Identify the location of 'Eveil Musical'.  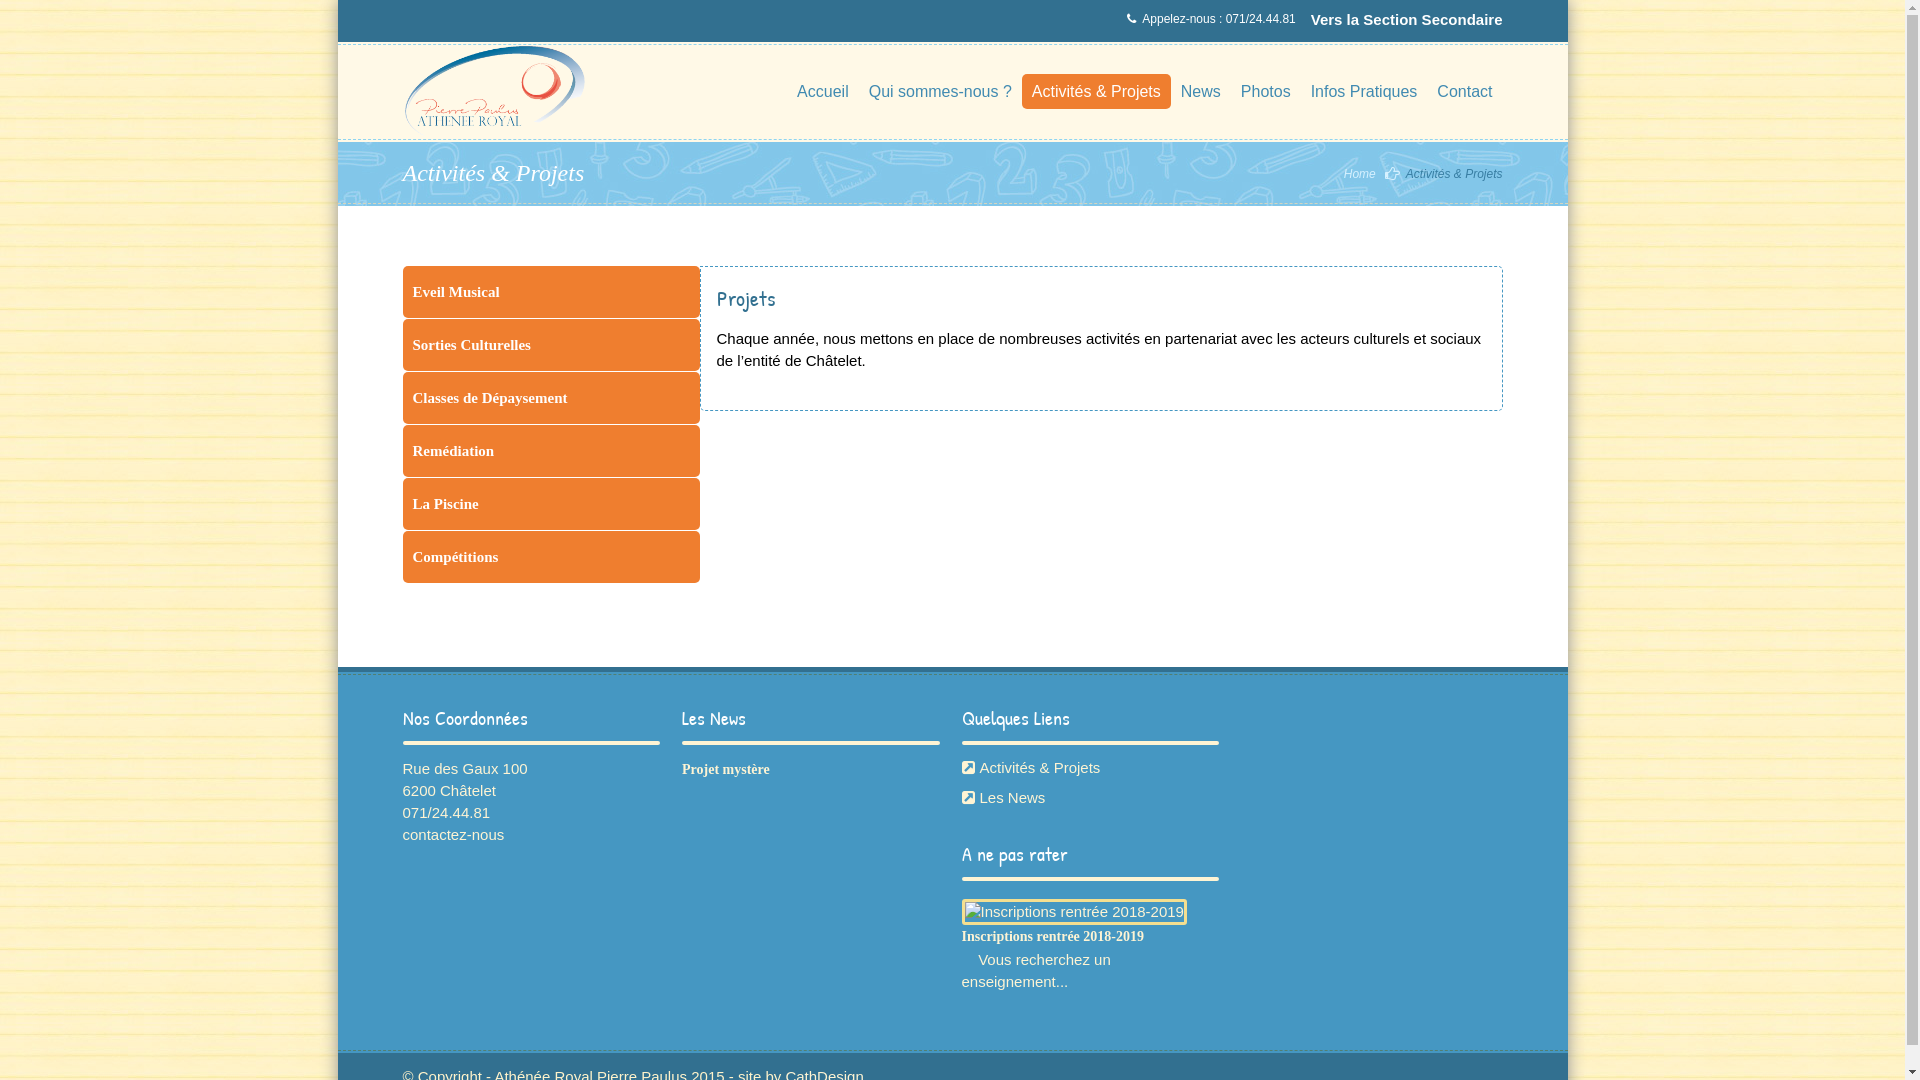
(550, 292).